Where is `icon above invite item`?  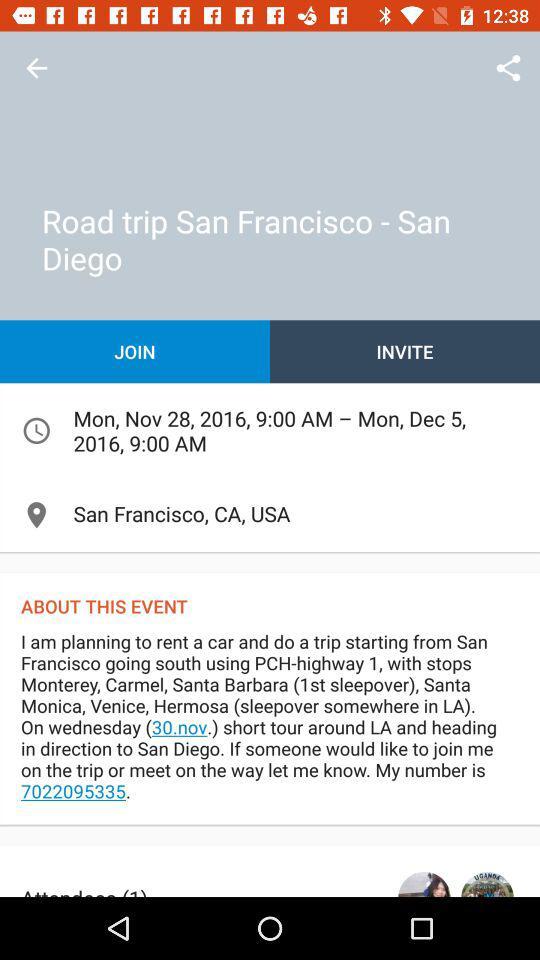 icon above invite item is located at coordinates (508, 68).